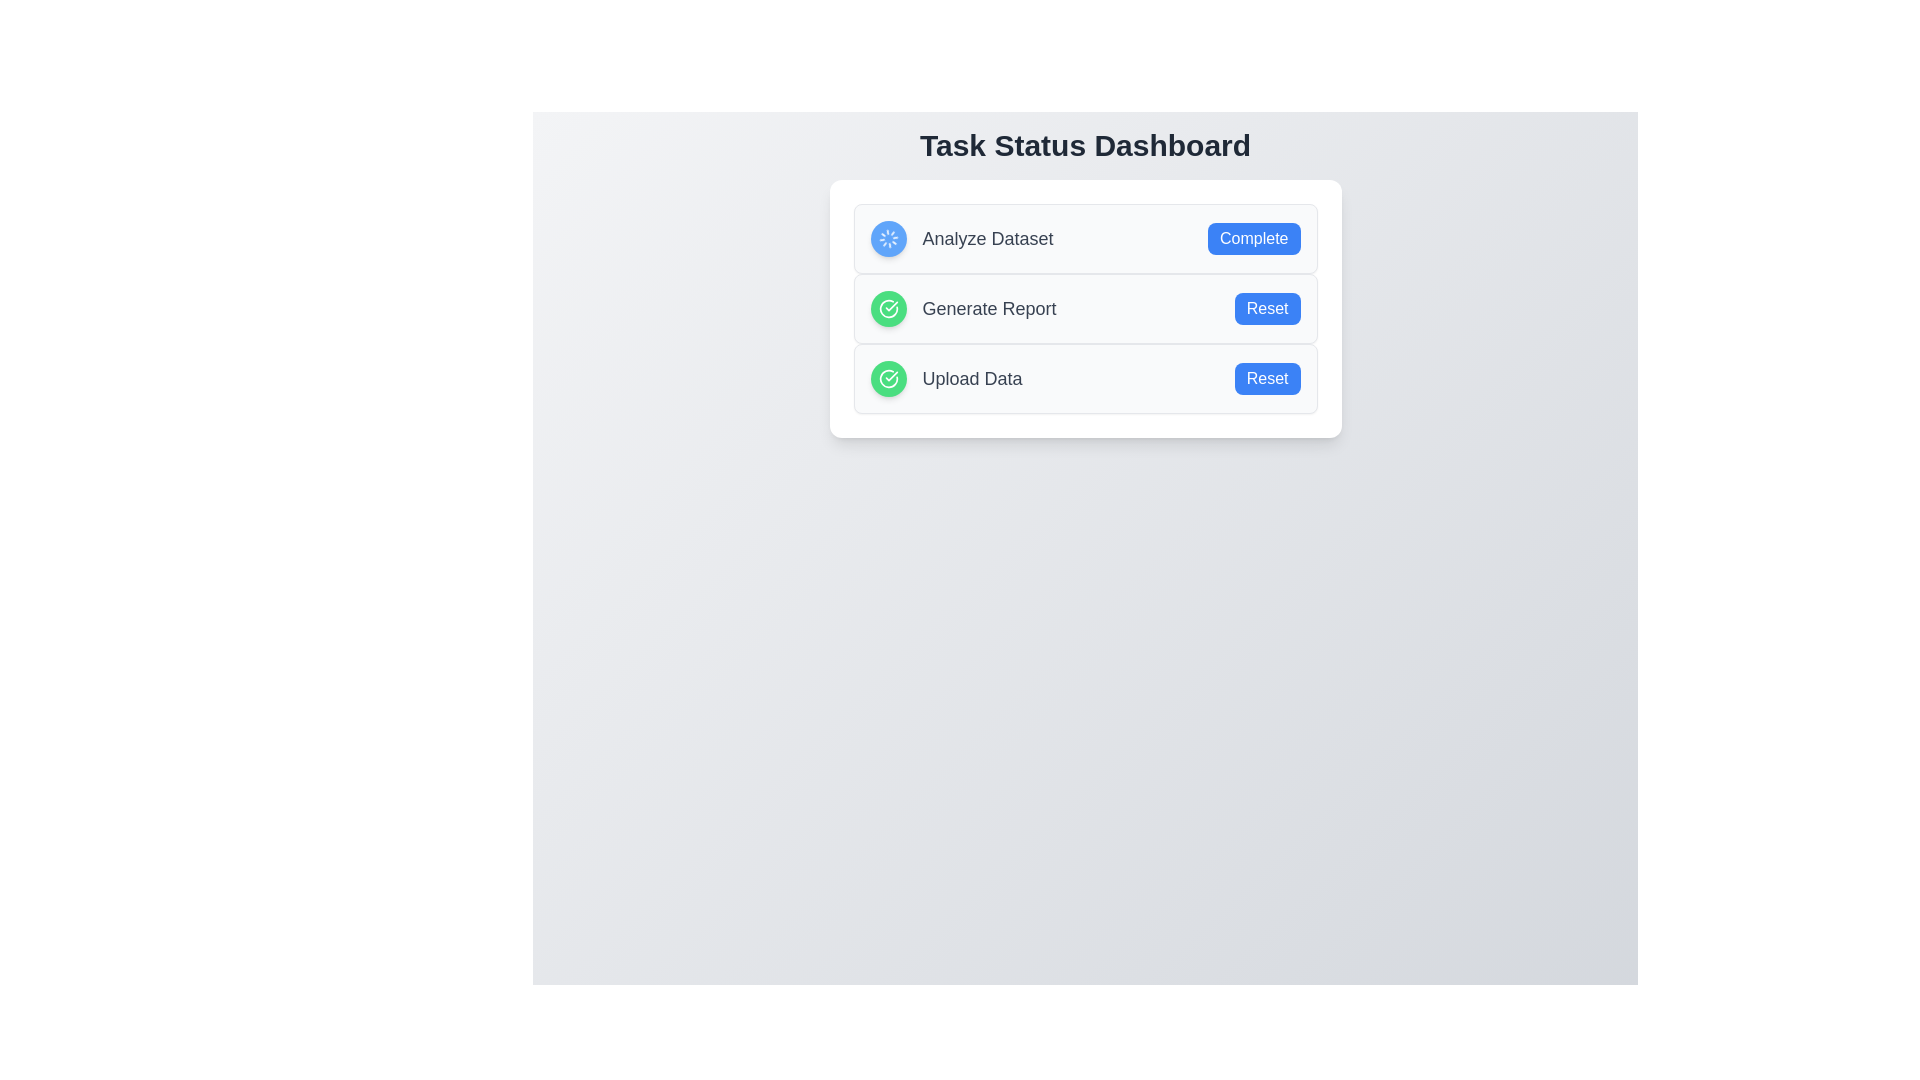 The height and width of the screenshot is (1080, 1920). I want to click on the loader animation of the circular blue button with a spinning white loader icon resembling a sunburst, located to the left of the 'Analyze Dataset' text in the task list, so click(887, 238).